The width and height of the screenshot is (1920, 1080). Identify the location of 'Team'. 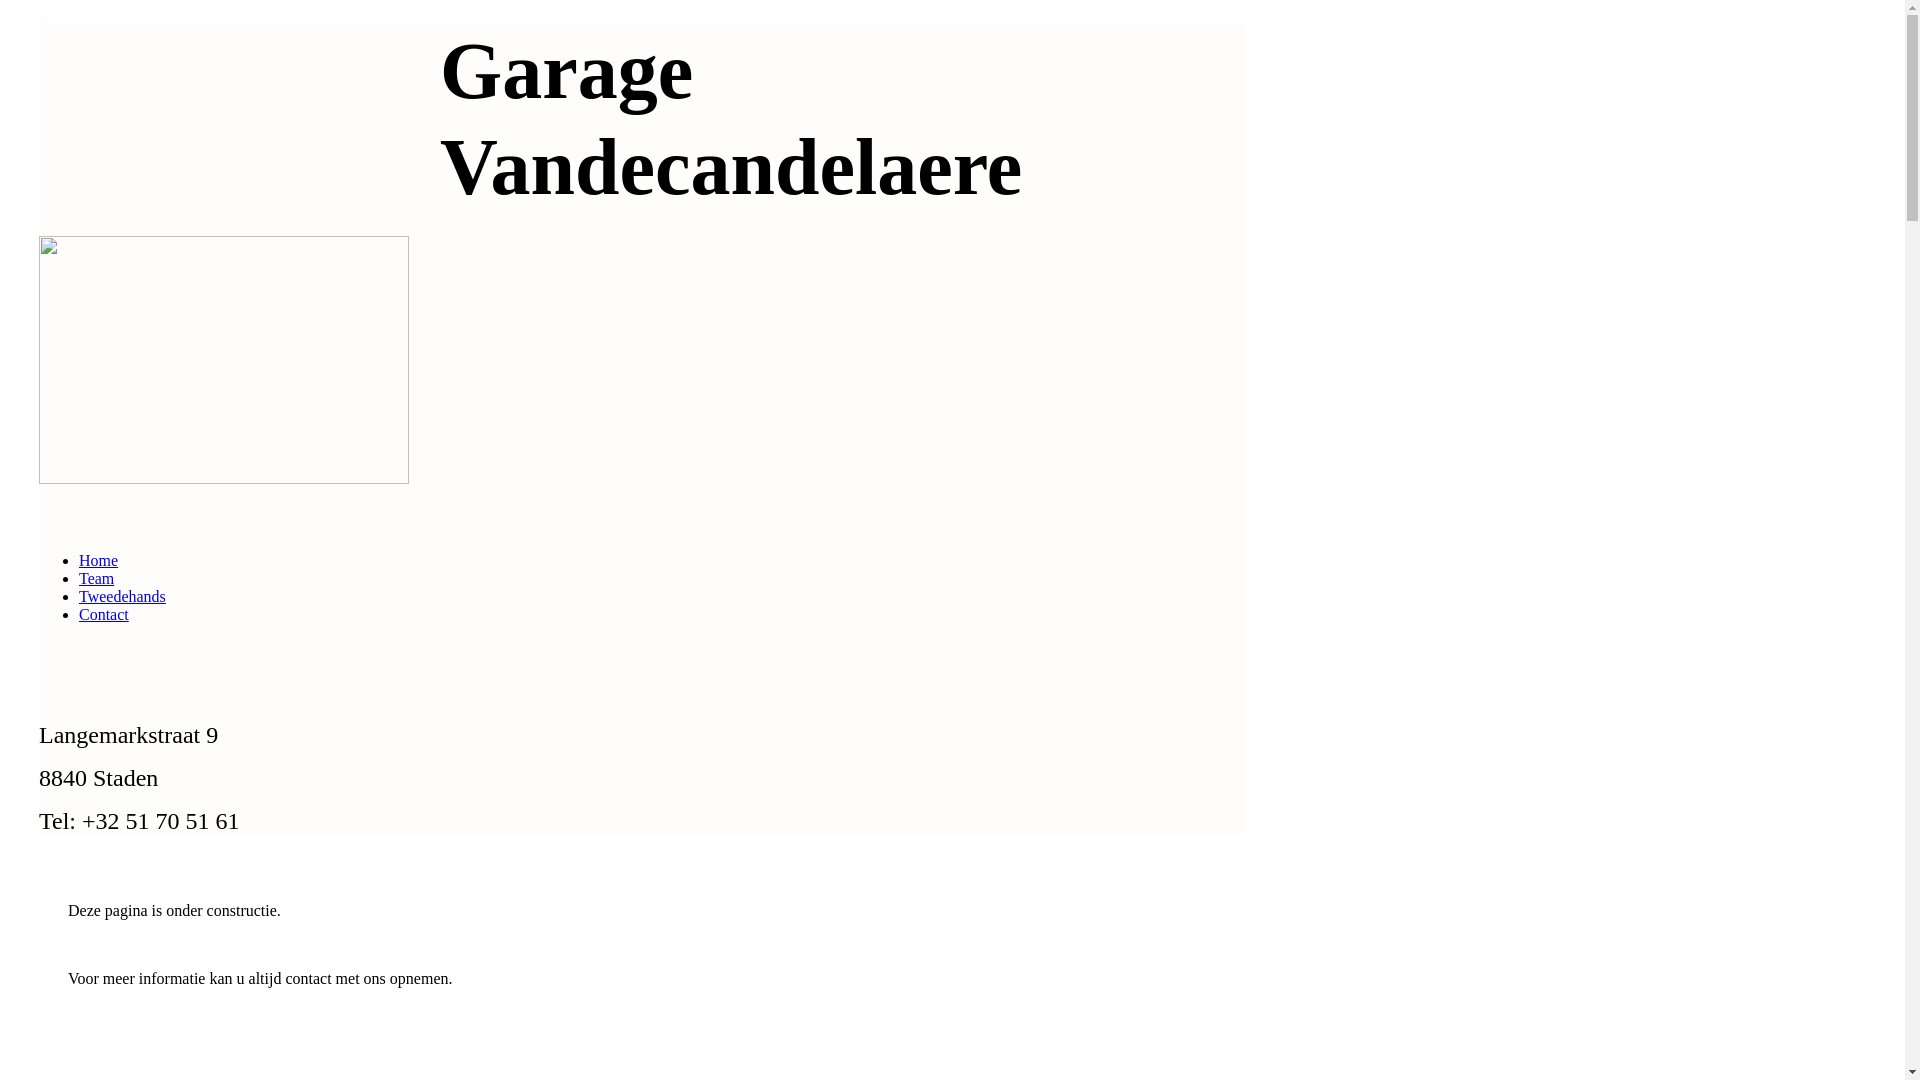
(95, 578).